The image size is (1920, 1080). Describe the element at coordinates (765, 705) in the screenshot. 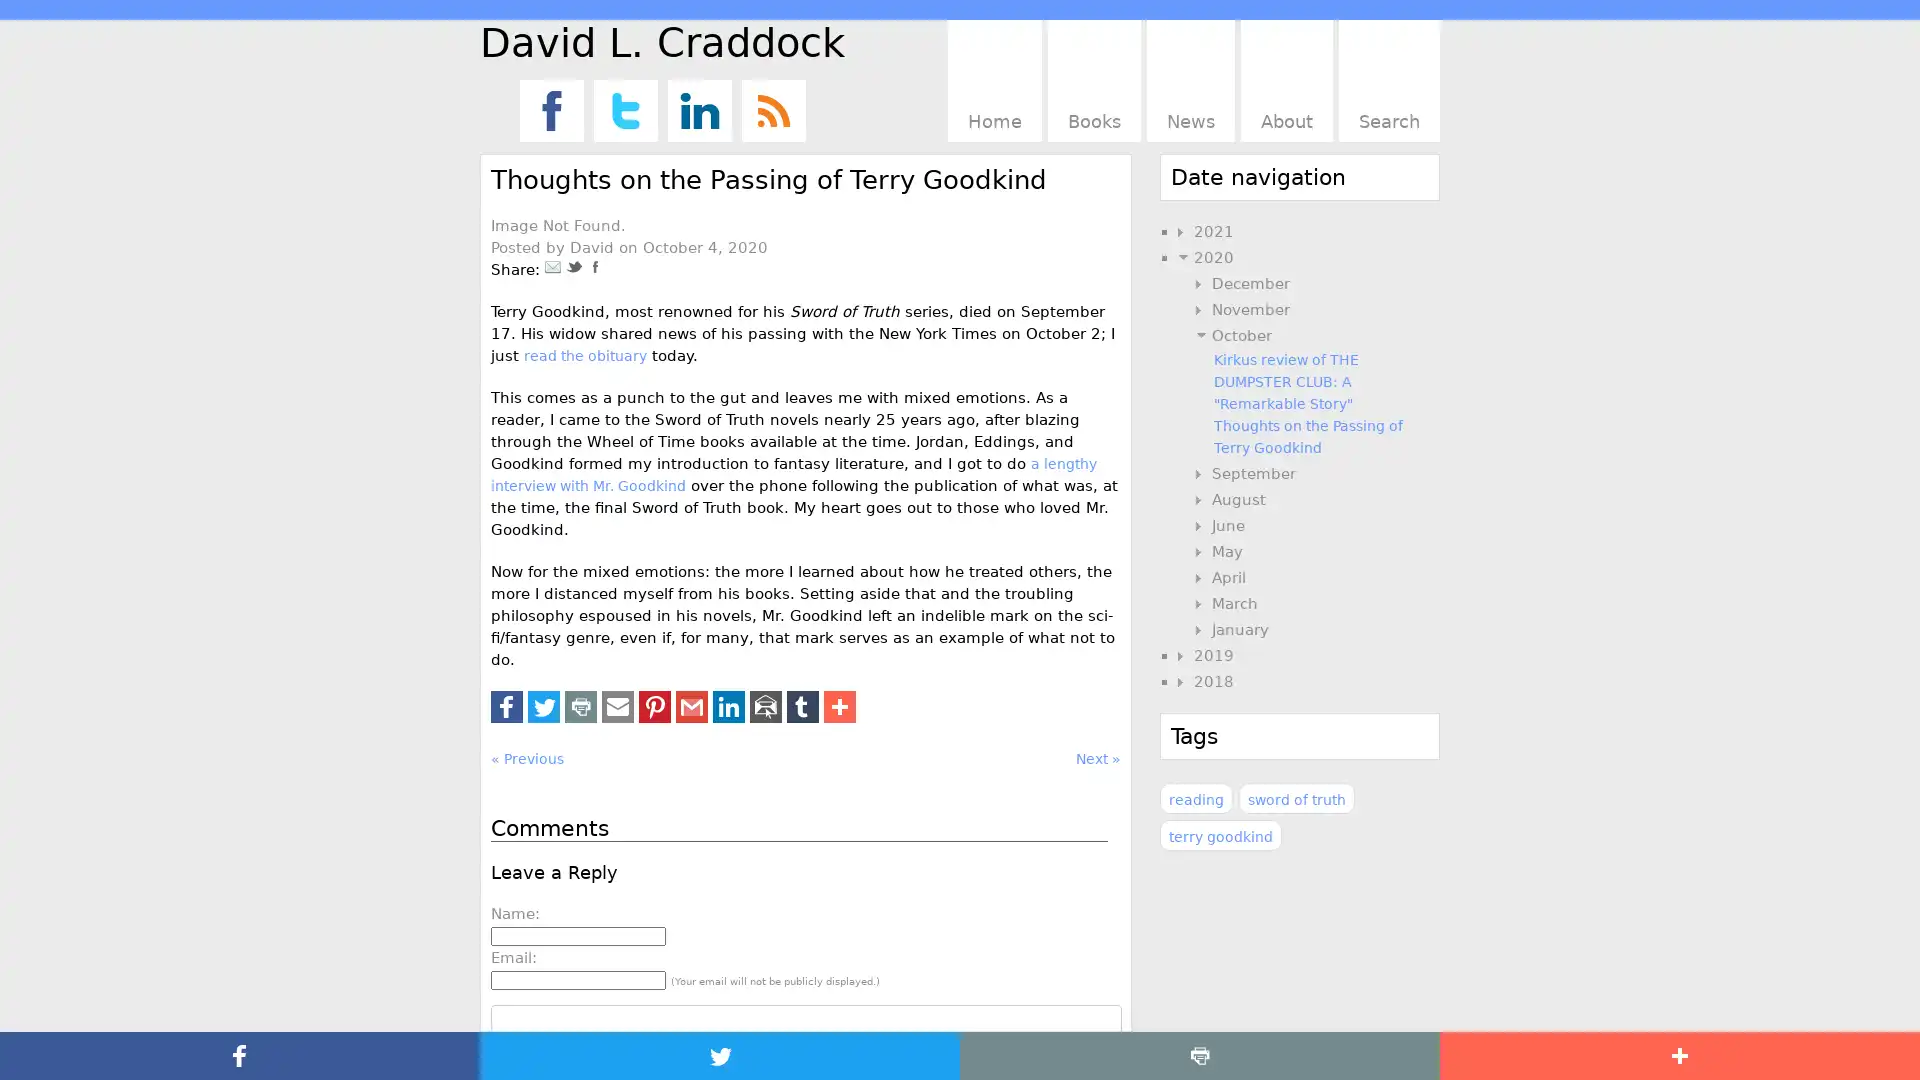

I see `Share to Email App` at that location.